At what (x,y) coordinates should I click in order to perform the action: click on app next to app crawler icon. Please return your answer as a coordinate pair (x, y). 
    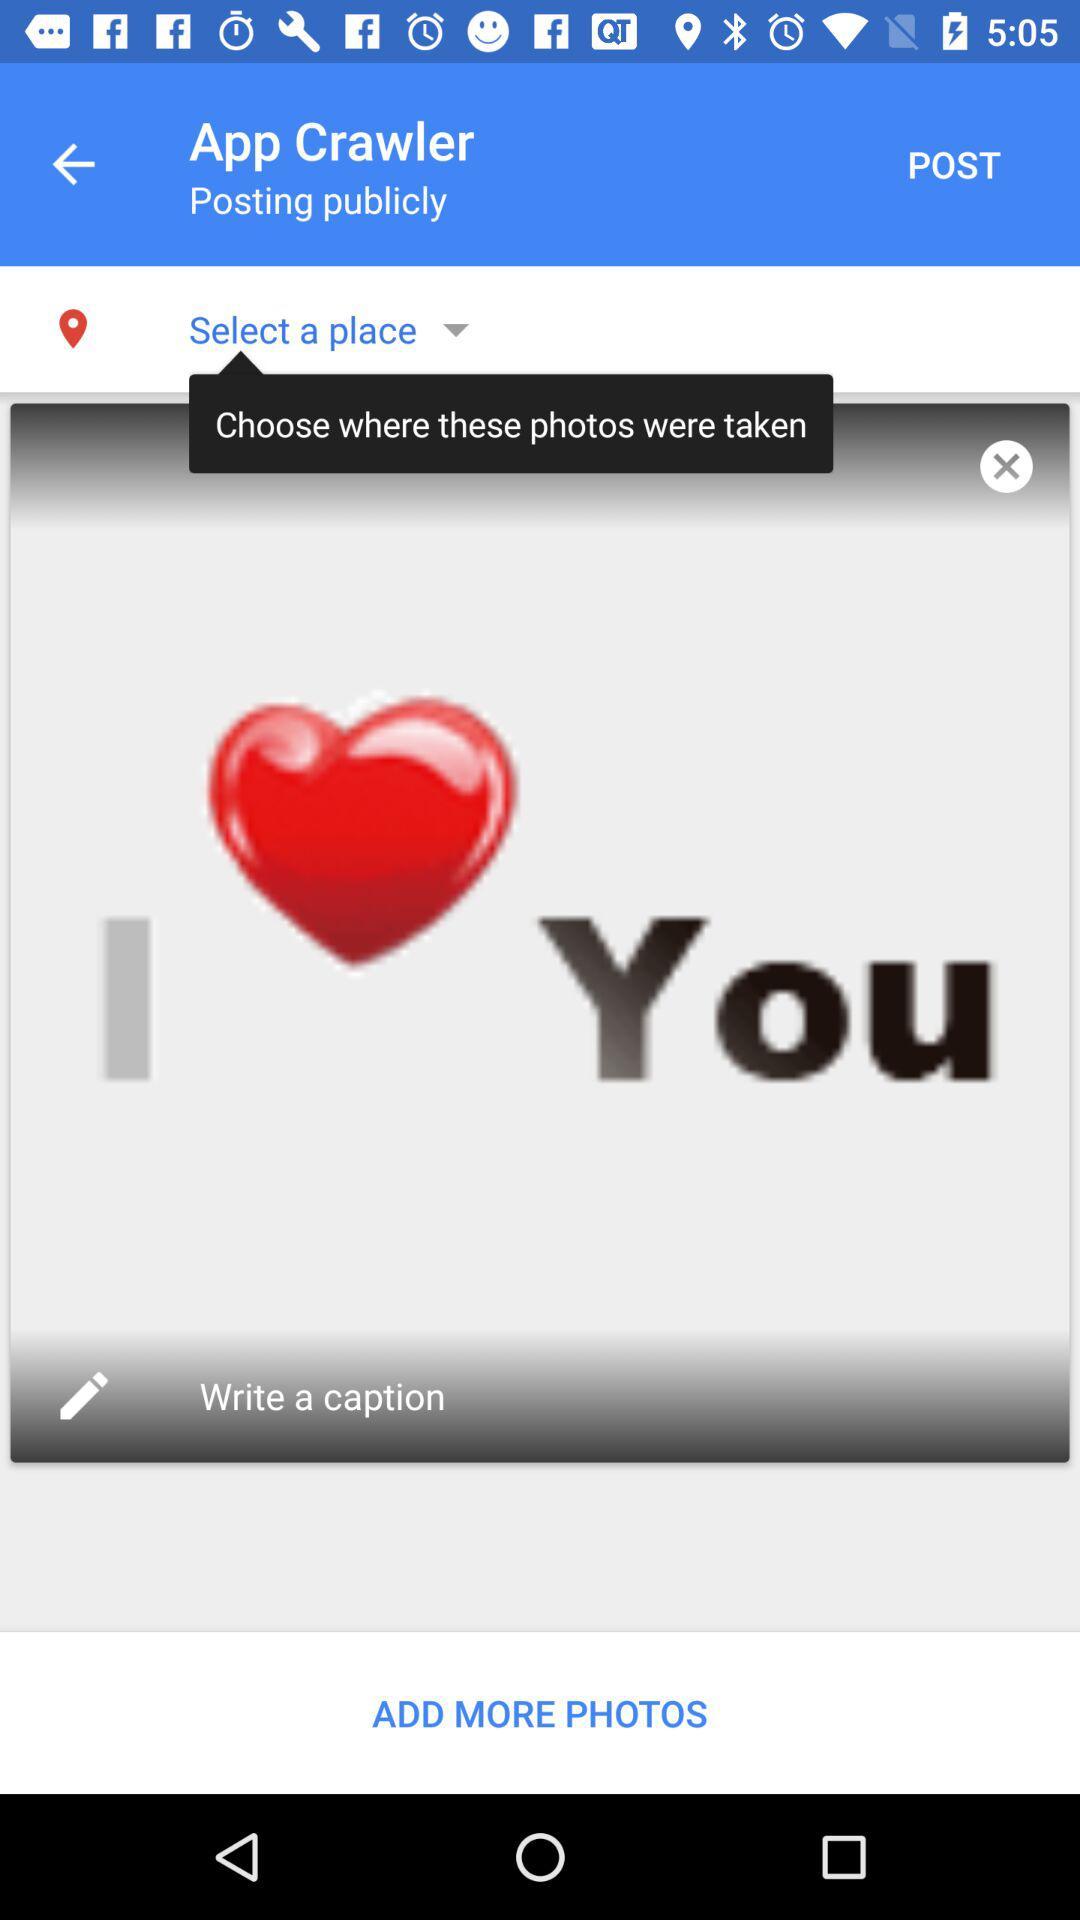
    Looking at the image, I should click on (72, 164).